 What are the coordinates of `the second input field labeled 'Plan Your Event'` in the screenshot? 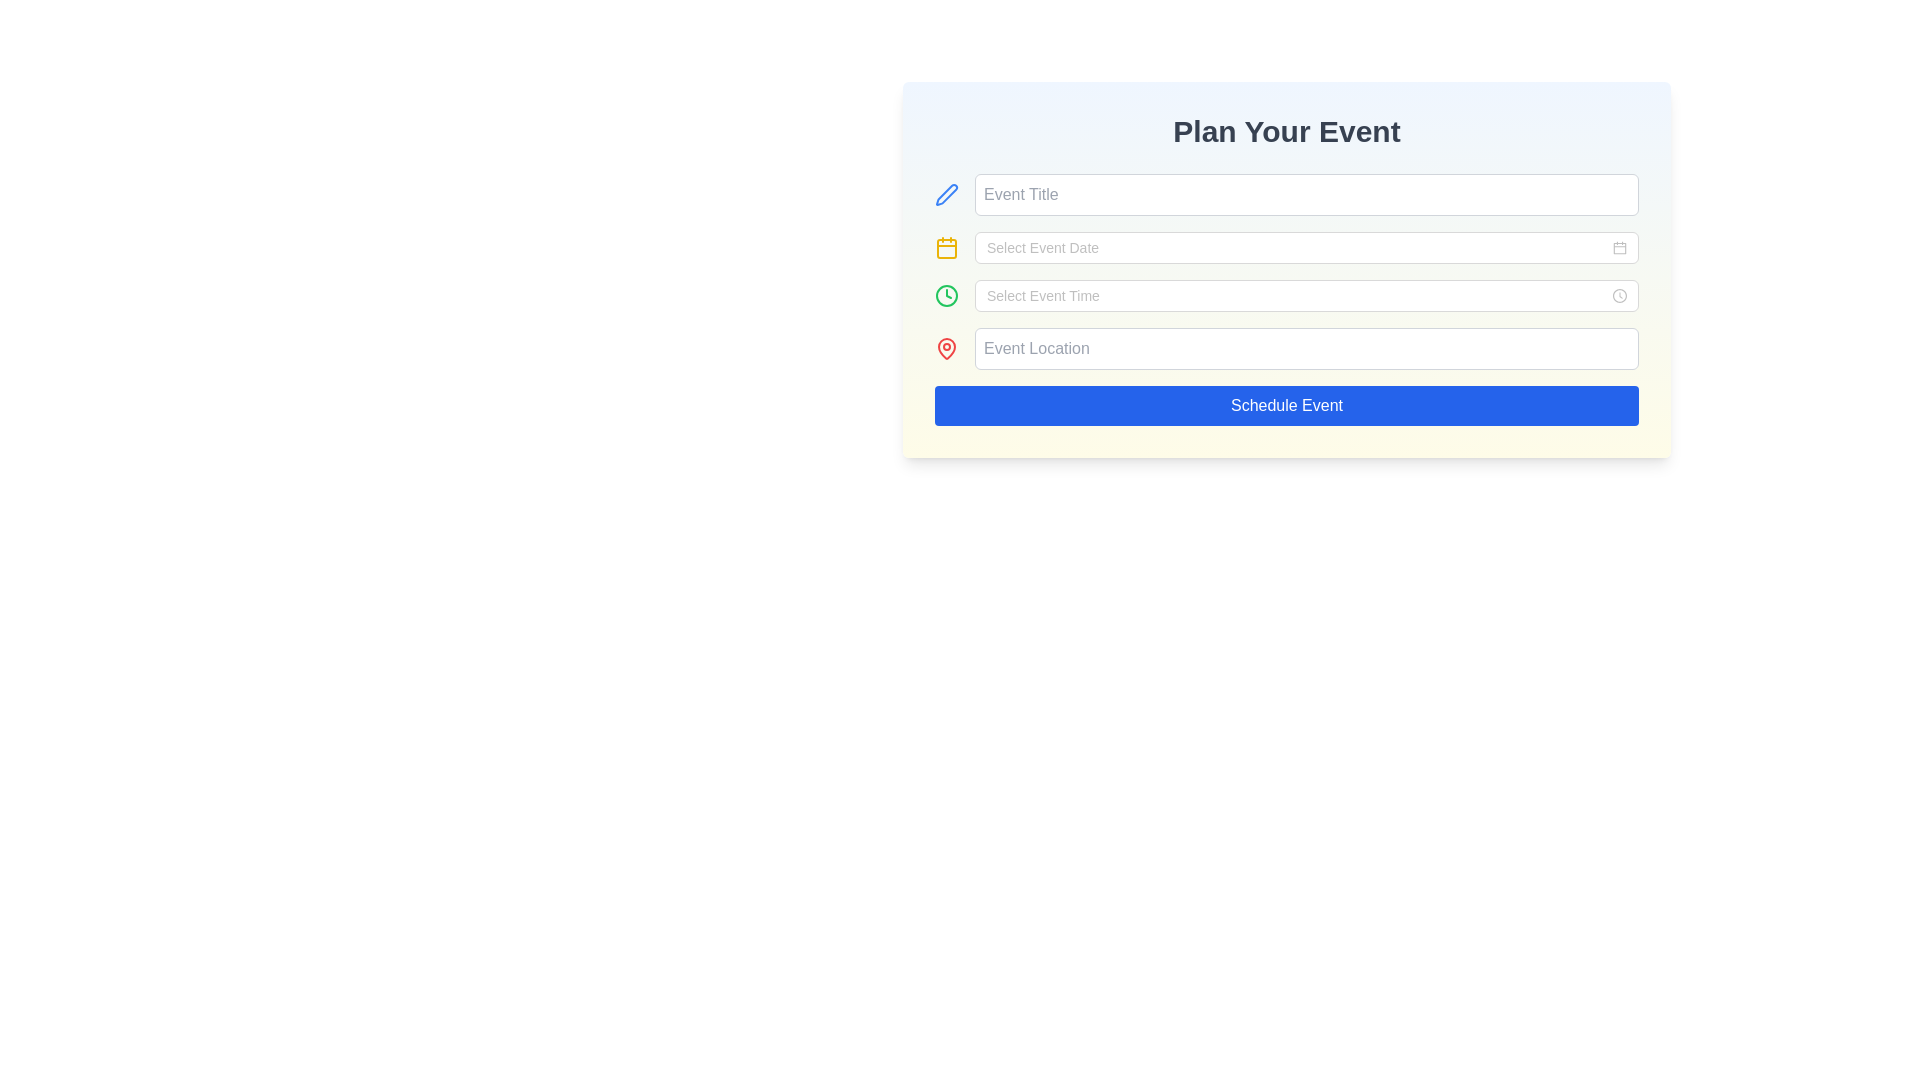 It's located at (1297, 246).